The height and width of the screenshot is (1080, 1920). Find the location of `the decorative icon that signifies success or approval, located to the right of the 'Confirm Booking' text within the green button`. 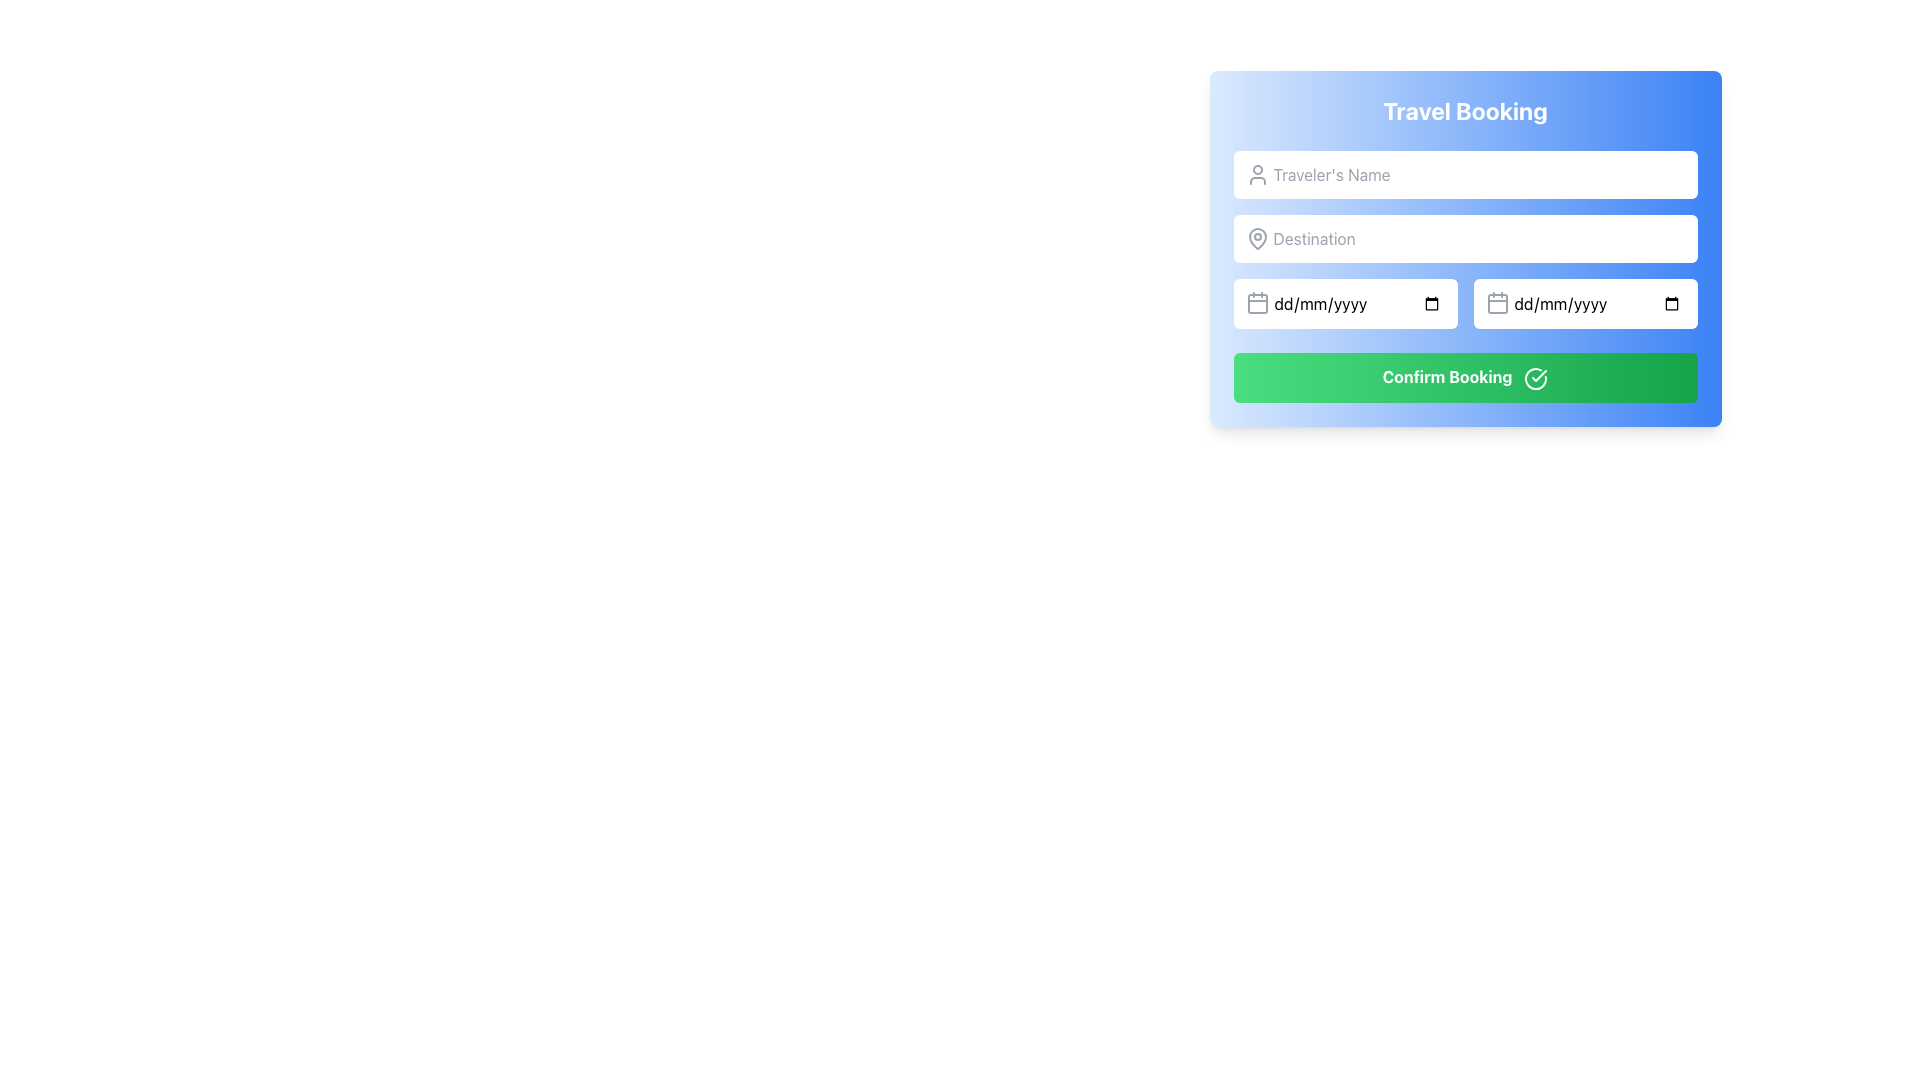

the decorative icon that signifies success or approval, located to the right of the 'Confirm Booking' text within the green button is located at coordinates (1535, 378).